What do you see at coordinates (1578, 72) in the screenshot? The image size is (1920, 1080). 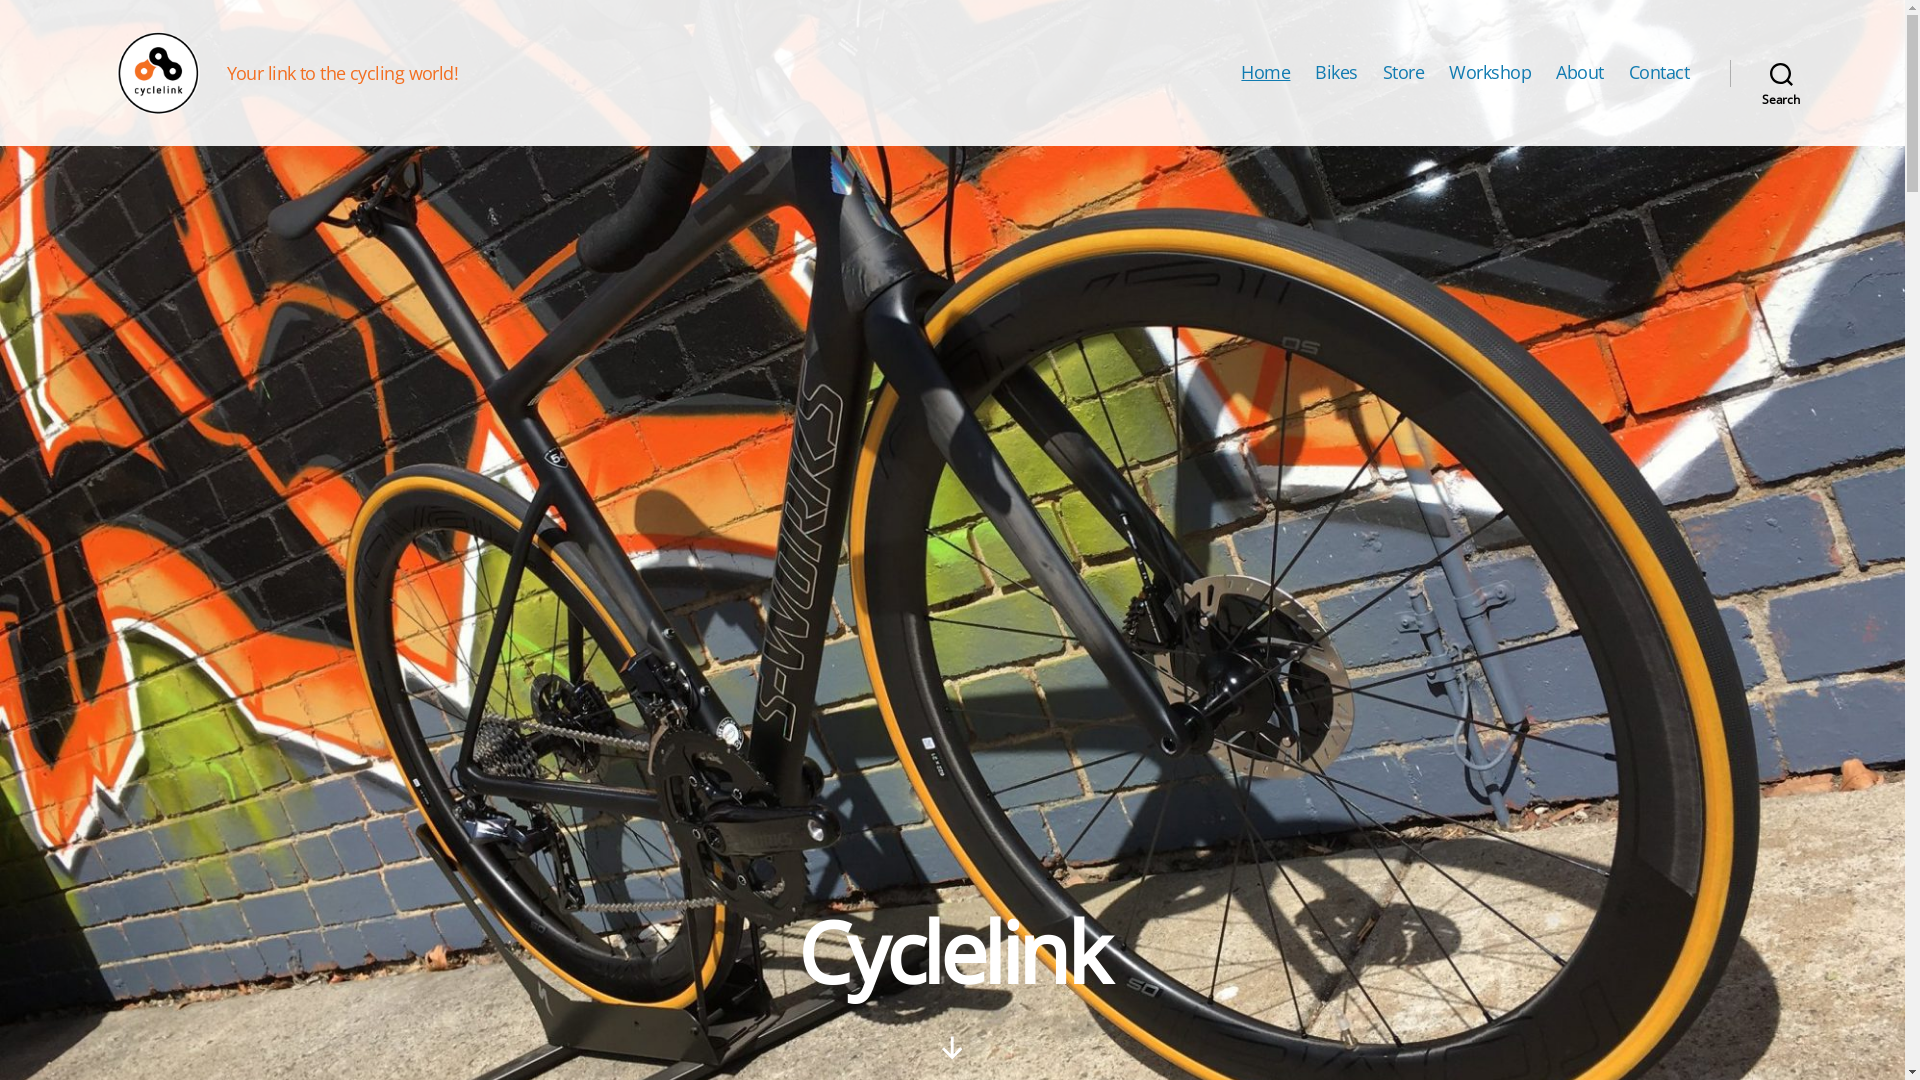 I see `'About'` at bounding box center [1578, 72].